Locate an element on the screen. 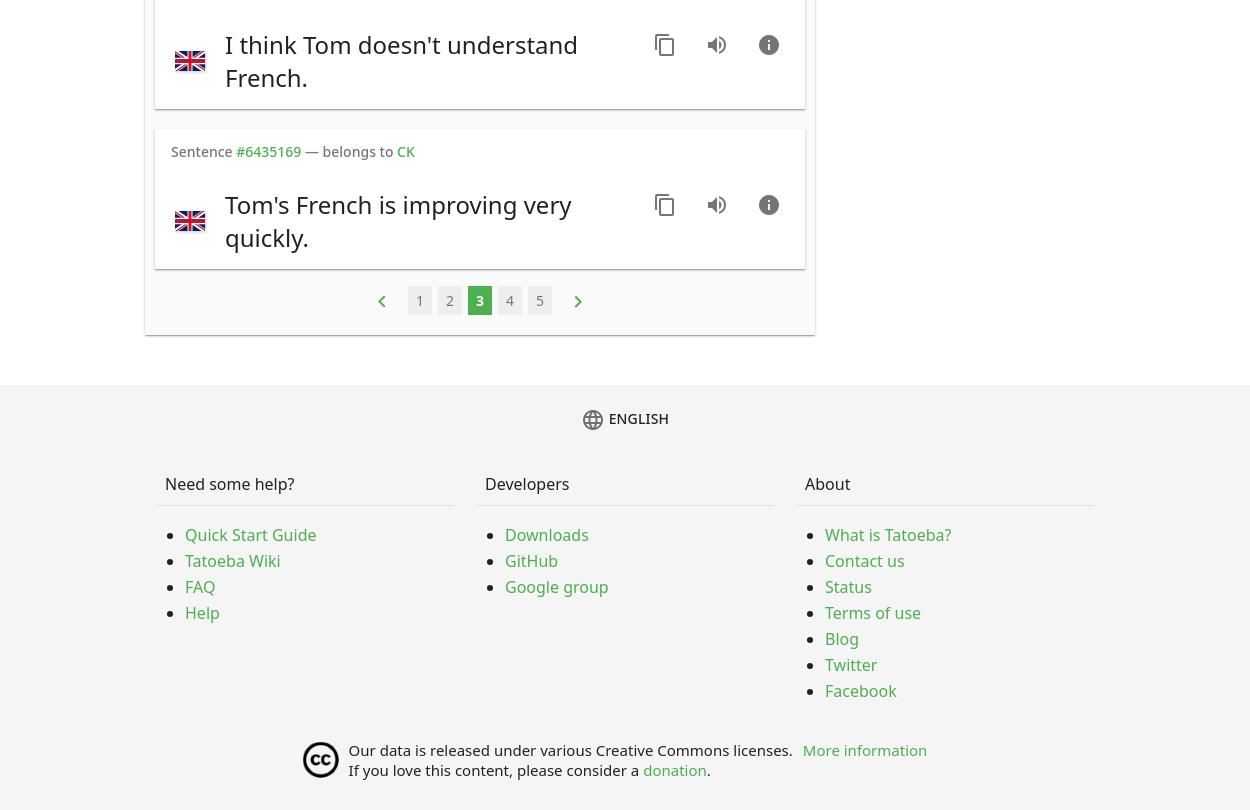 The width and height of the screenshot is (1250, 810). 'Developers' is located at coordinates (527, 483).